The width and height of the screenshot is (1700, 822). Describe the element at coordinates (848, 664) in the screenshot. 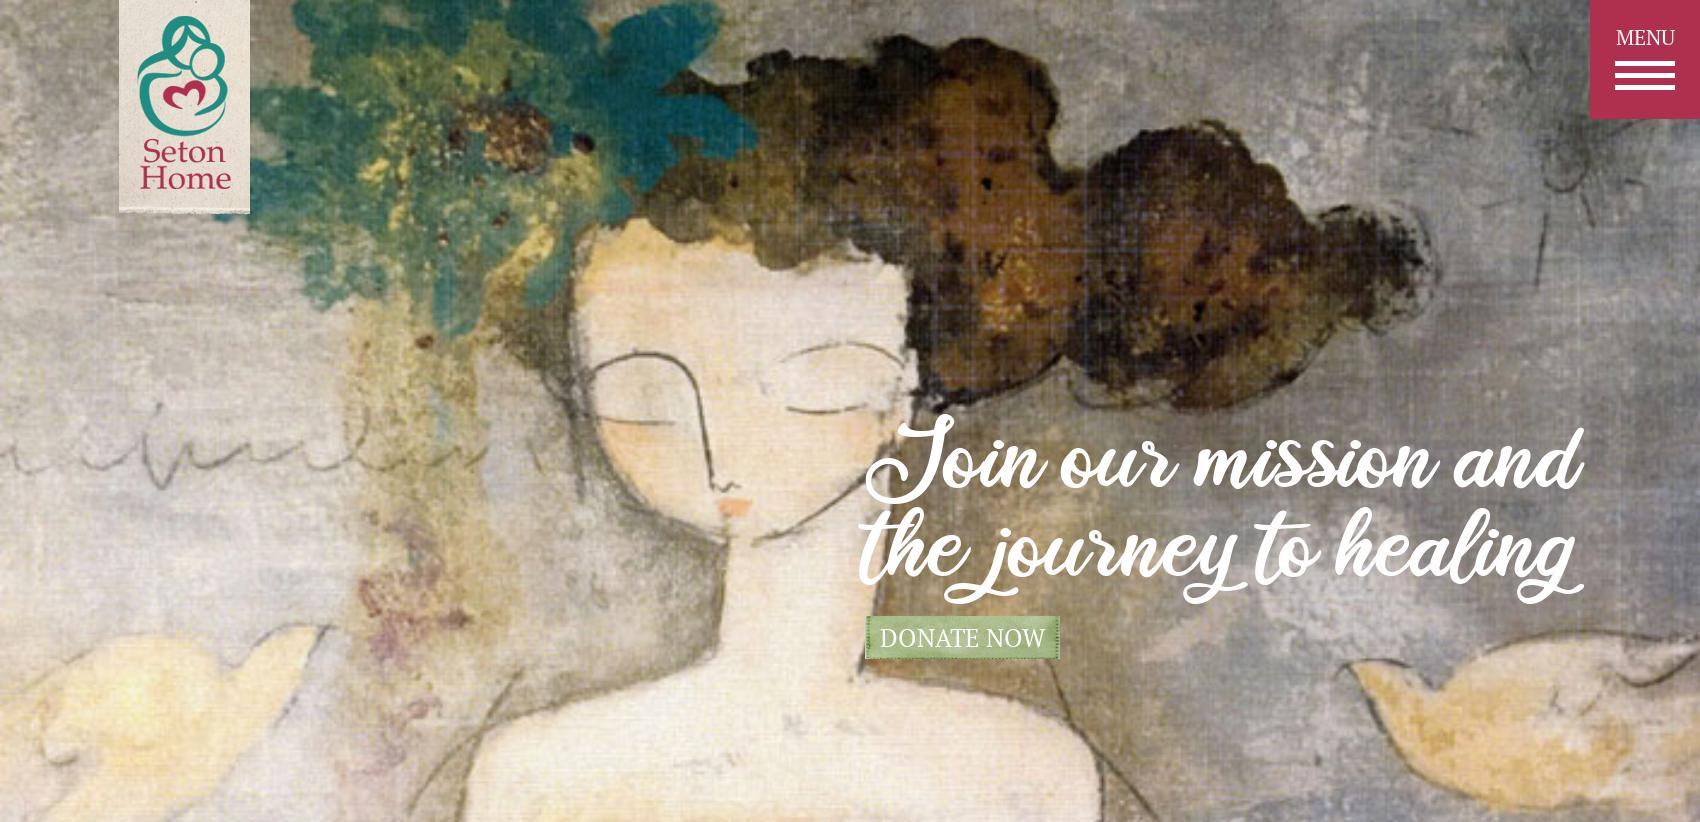

I see `'Gala in the Garden'` at that location.